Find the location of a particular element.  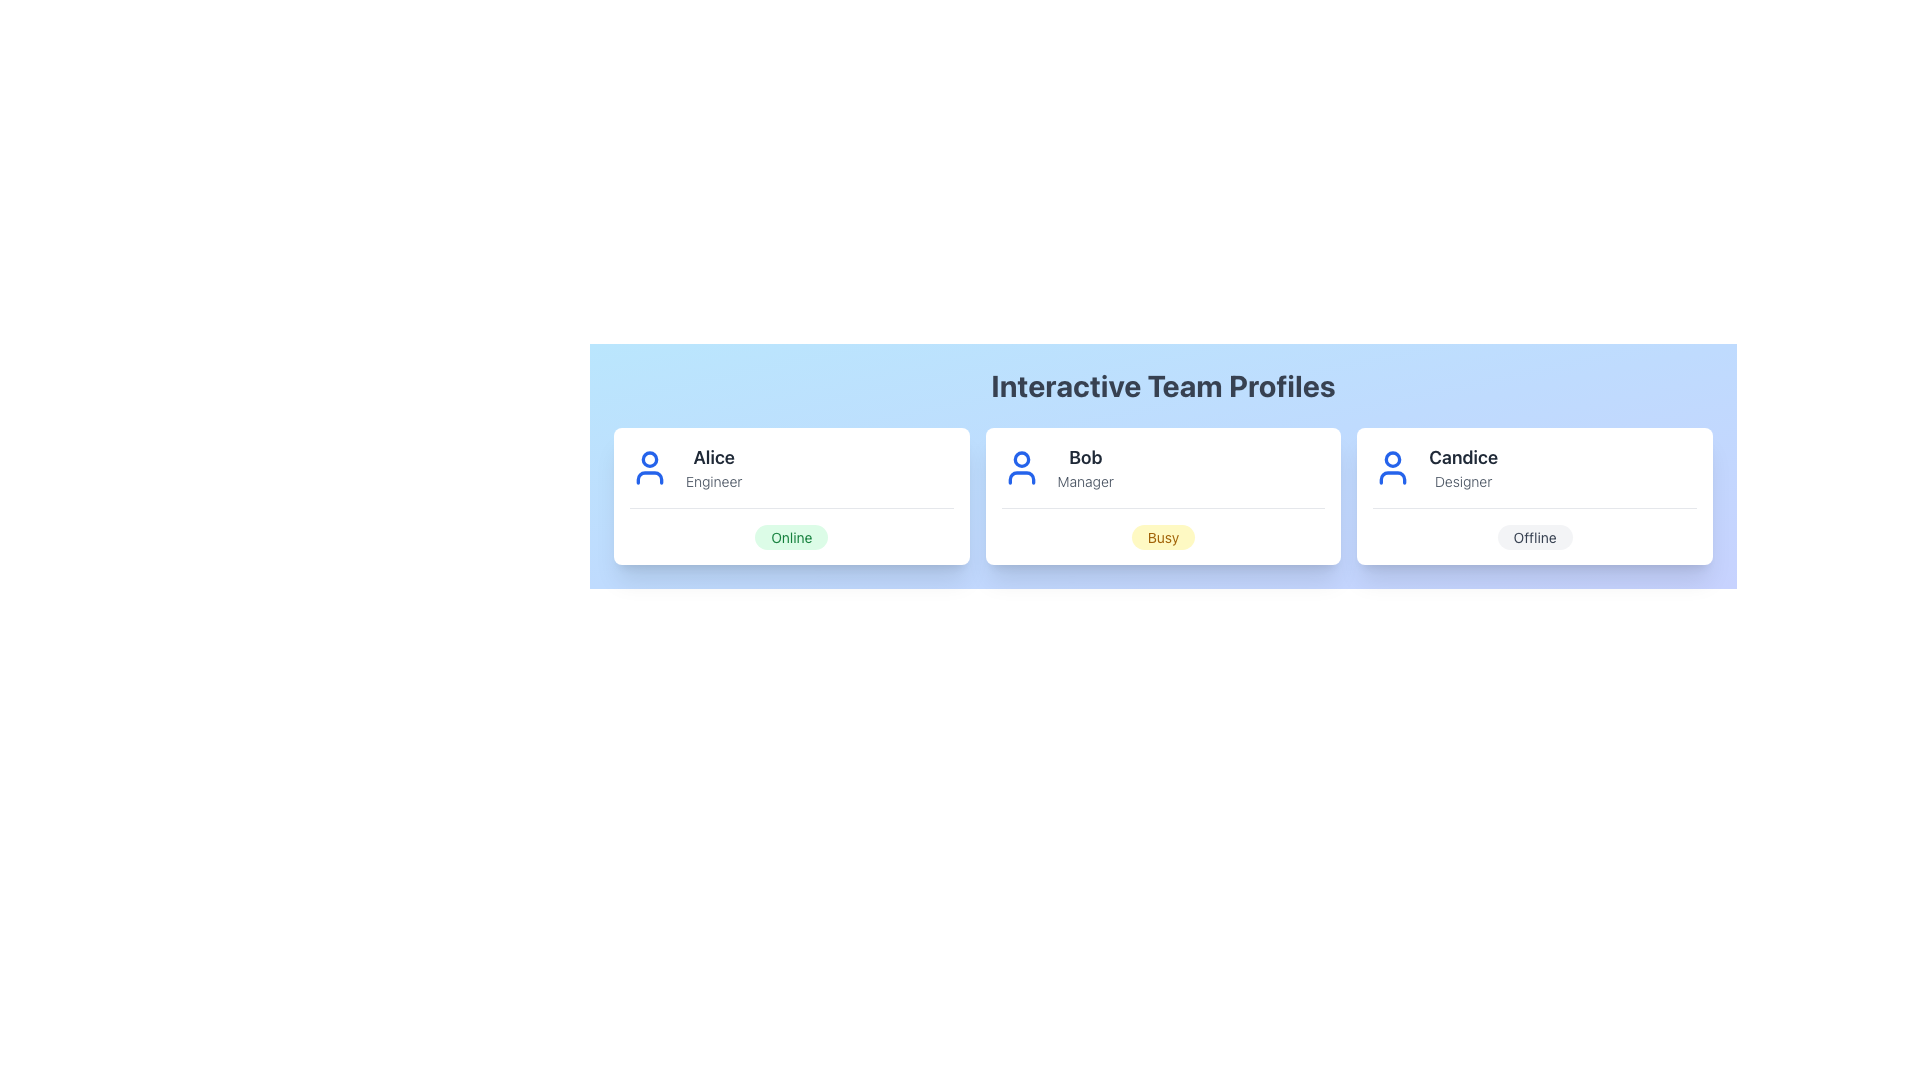

the offline status badge indicating that Candice is currently offline, located near the bottom center of her user card, which is the rightmost card in a series of three is located at coordinates (1534, 536).